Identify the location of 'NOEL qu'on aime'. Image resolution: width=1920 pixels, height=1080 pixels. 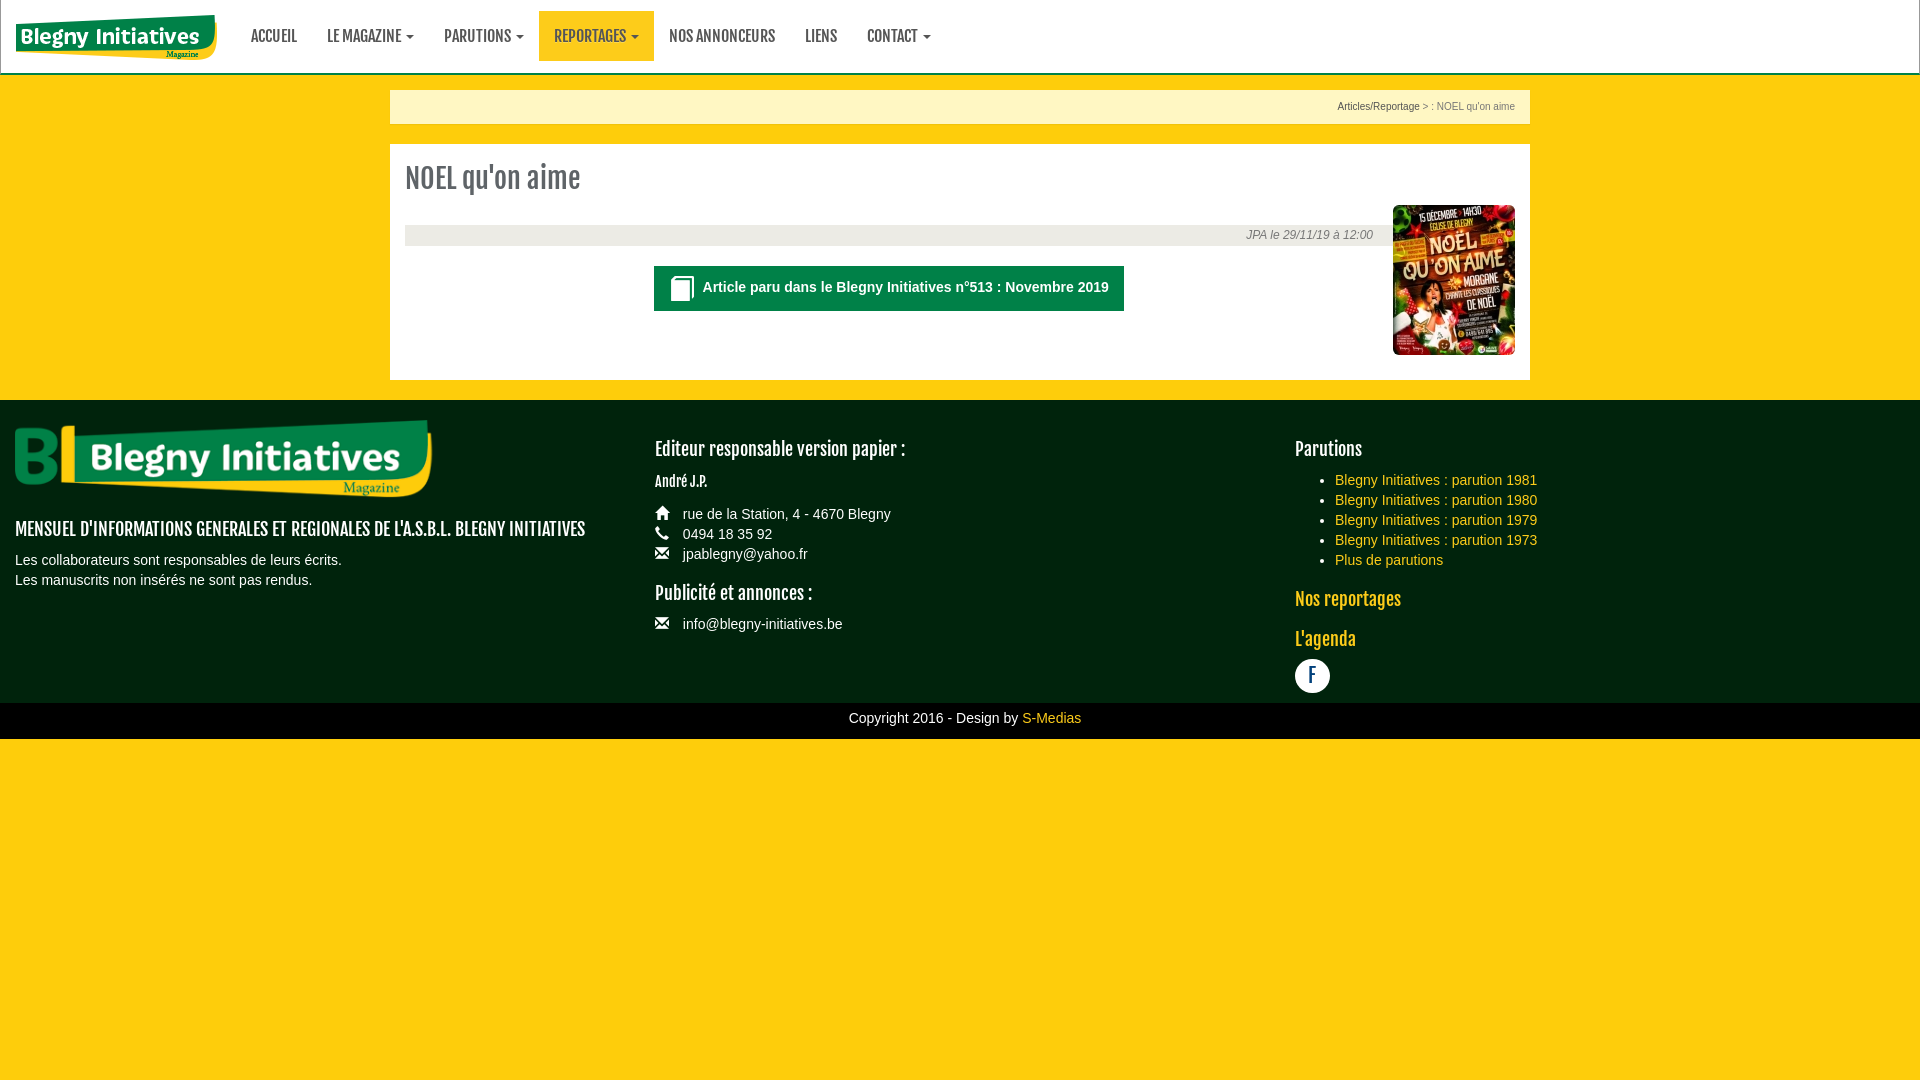
(1454, 280).